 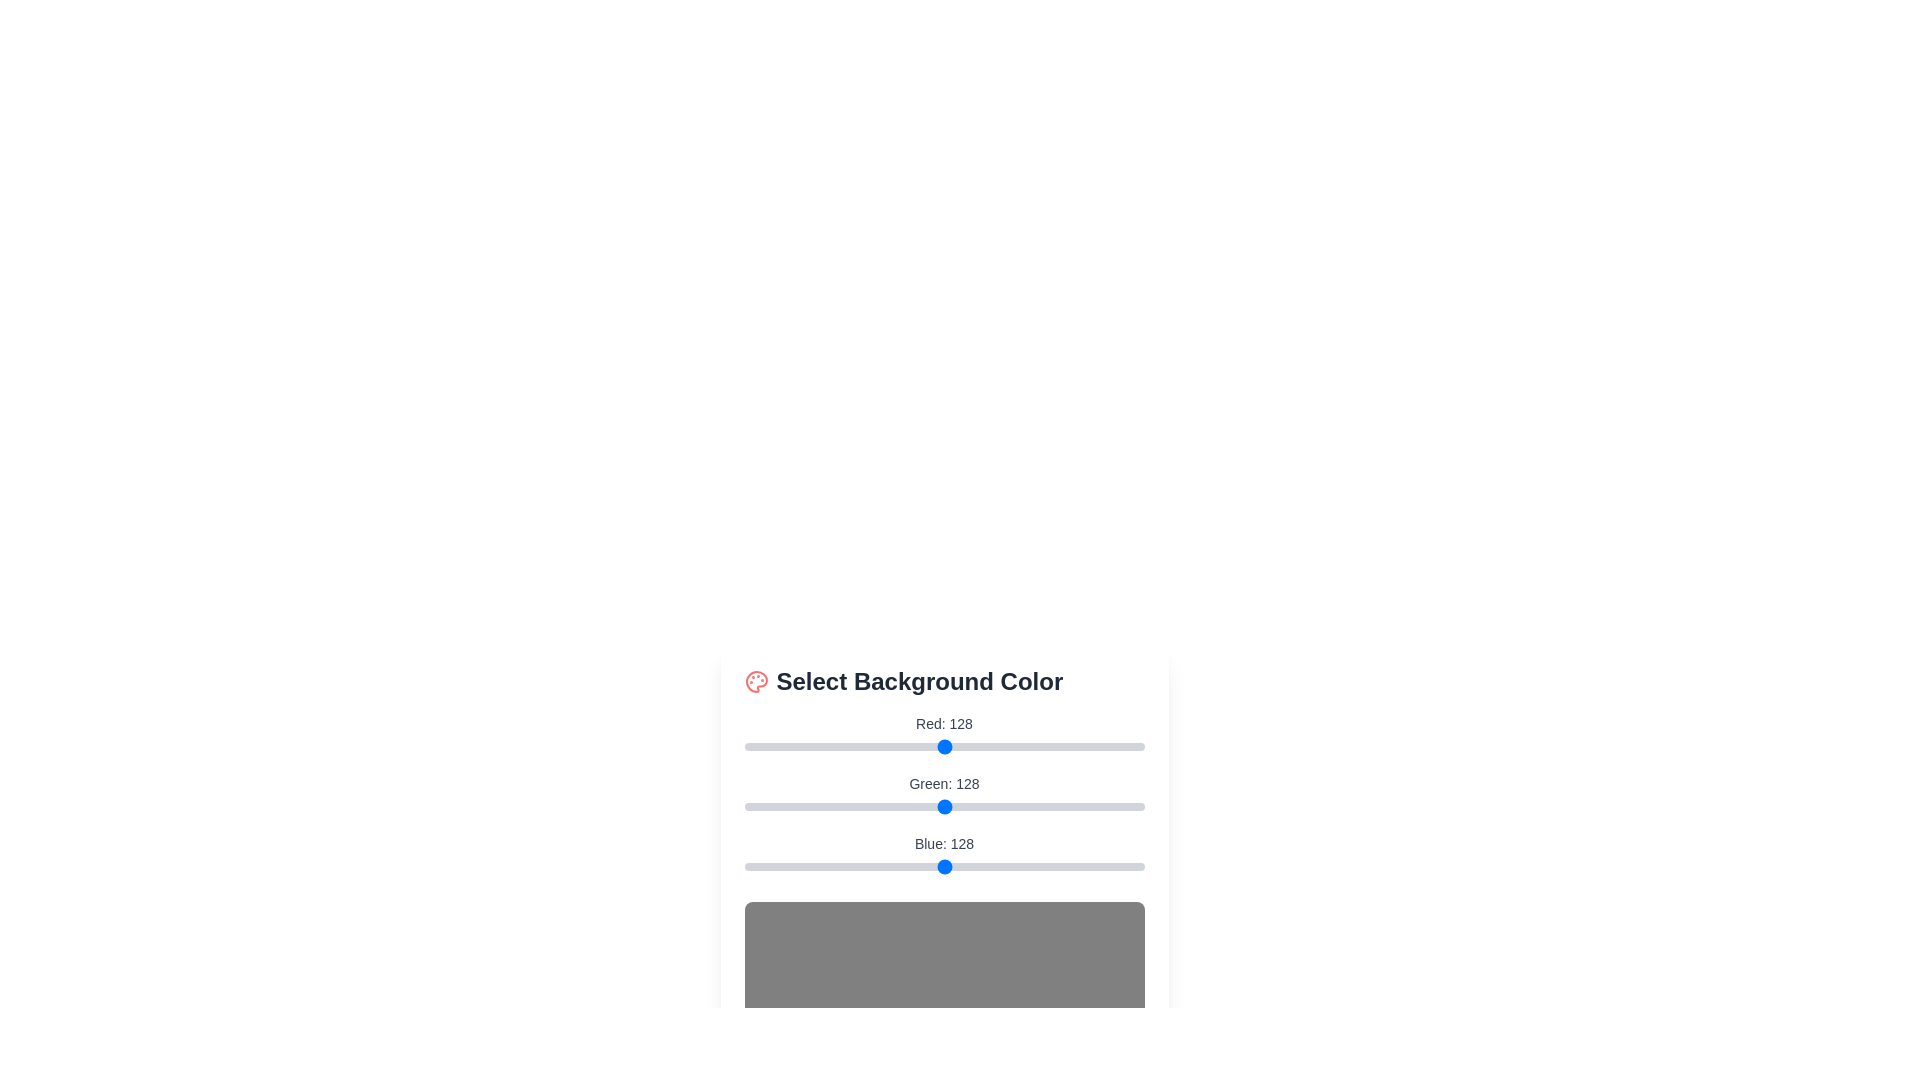 I want to click on the green color slider to set the green component to 60, so click(x=838, y=805).